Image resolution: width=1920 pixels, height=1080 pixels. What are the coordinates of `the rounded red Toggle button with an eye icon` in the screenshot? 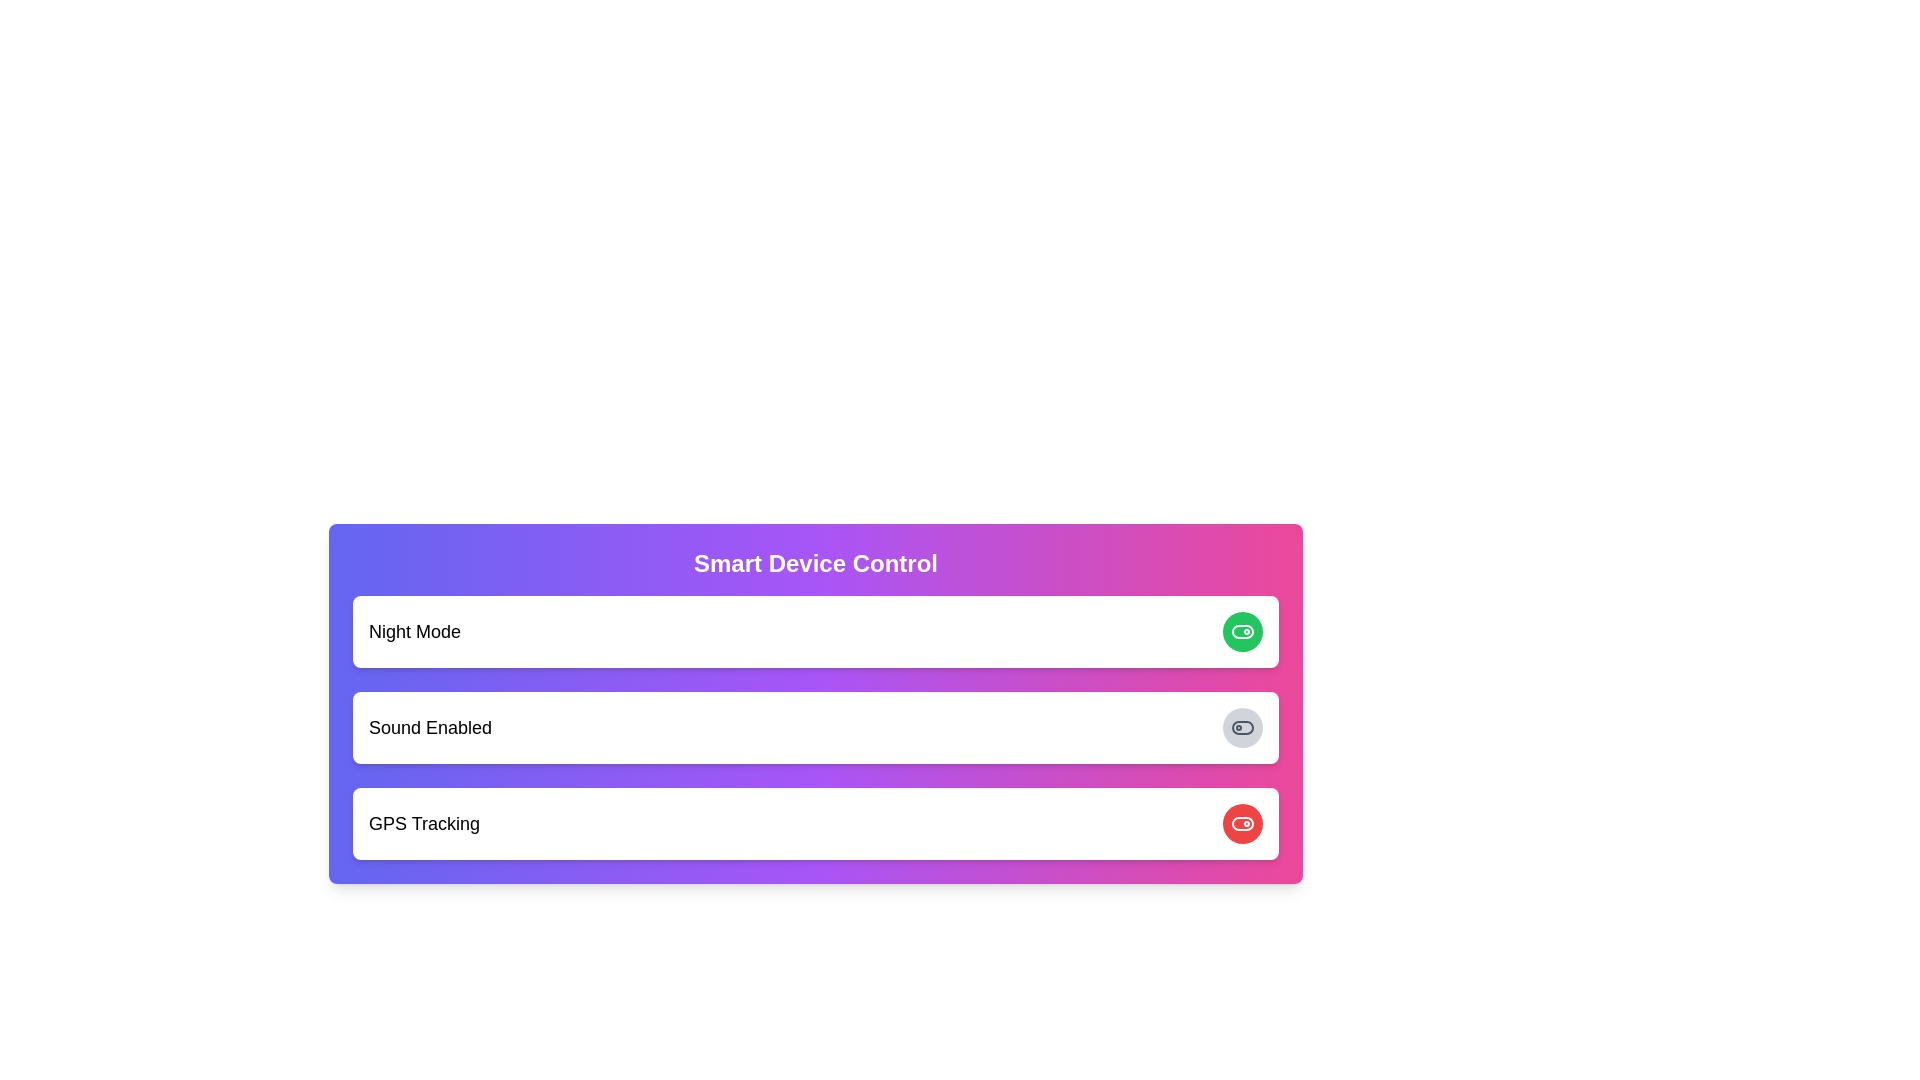 It's located at (1242, 824).